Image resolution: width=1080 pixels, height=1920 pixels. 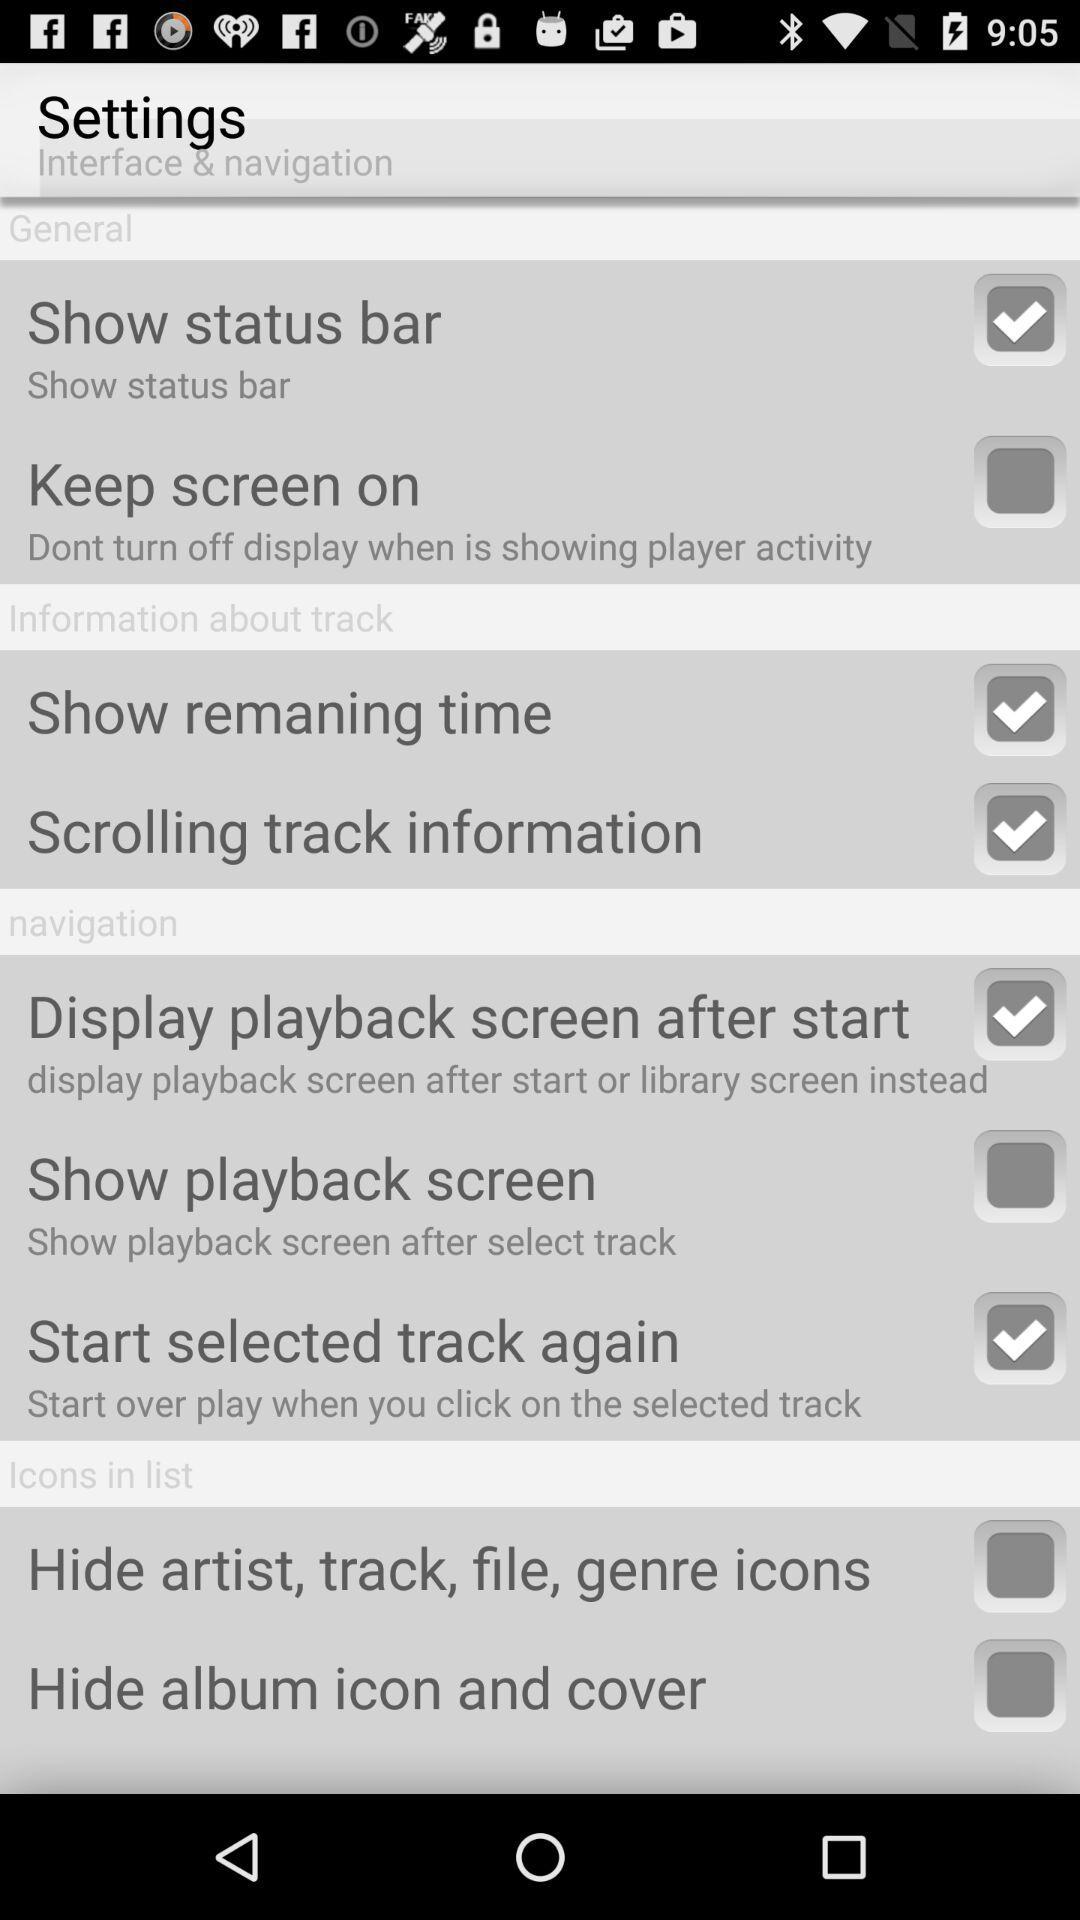 I want to click on display playback screen after start, so click(x=1020, y=1014).